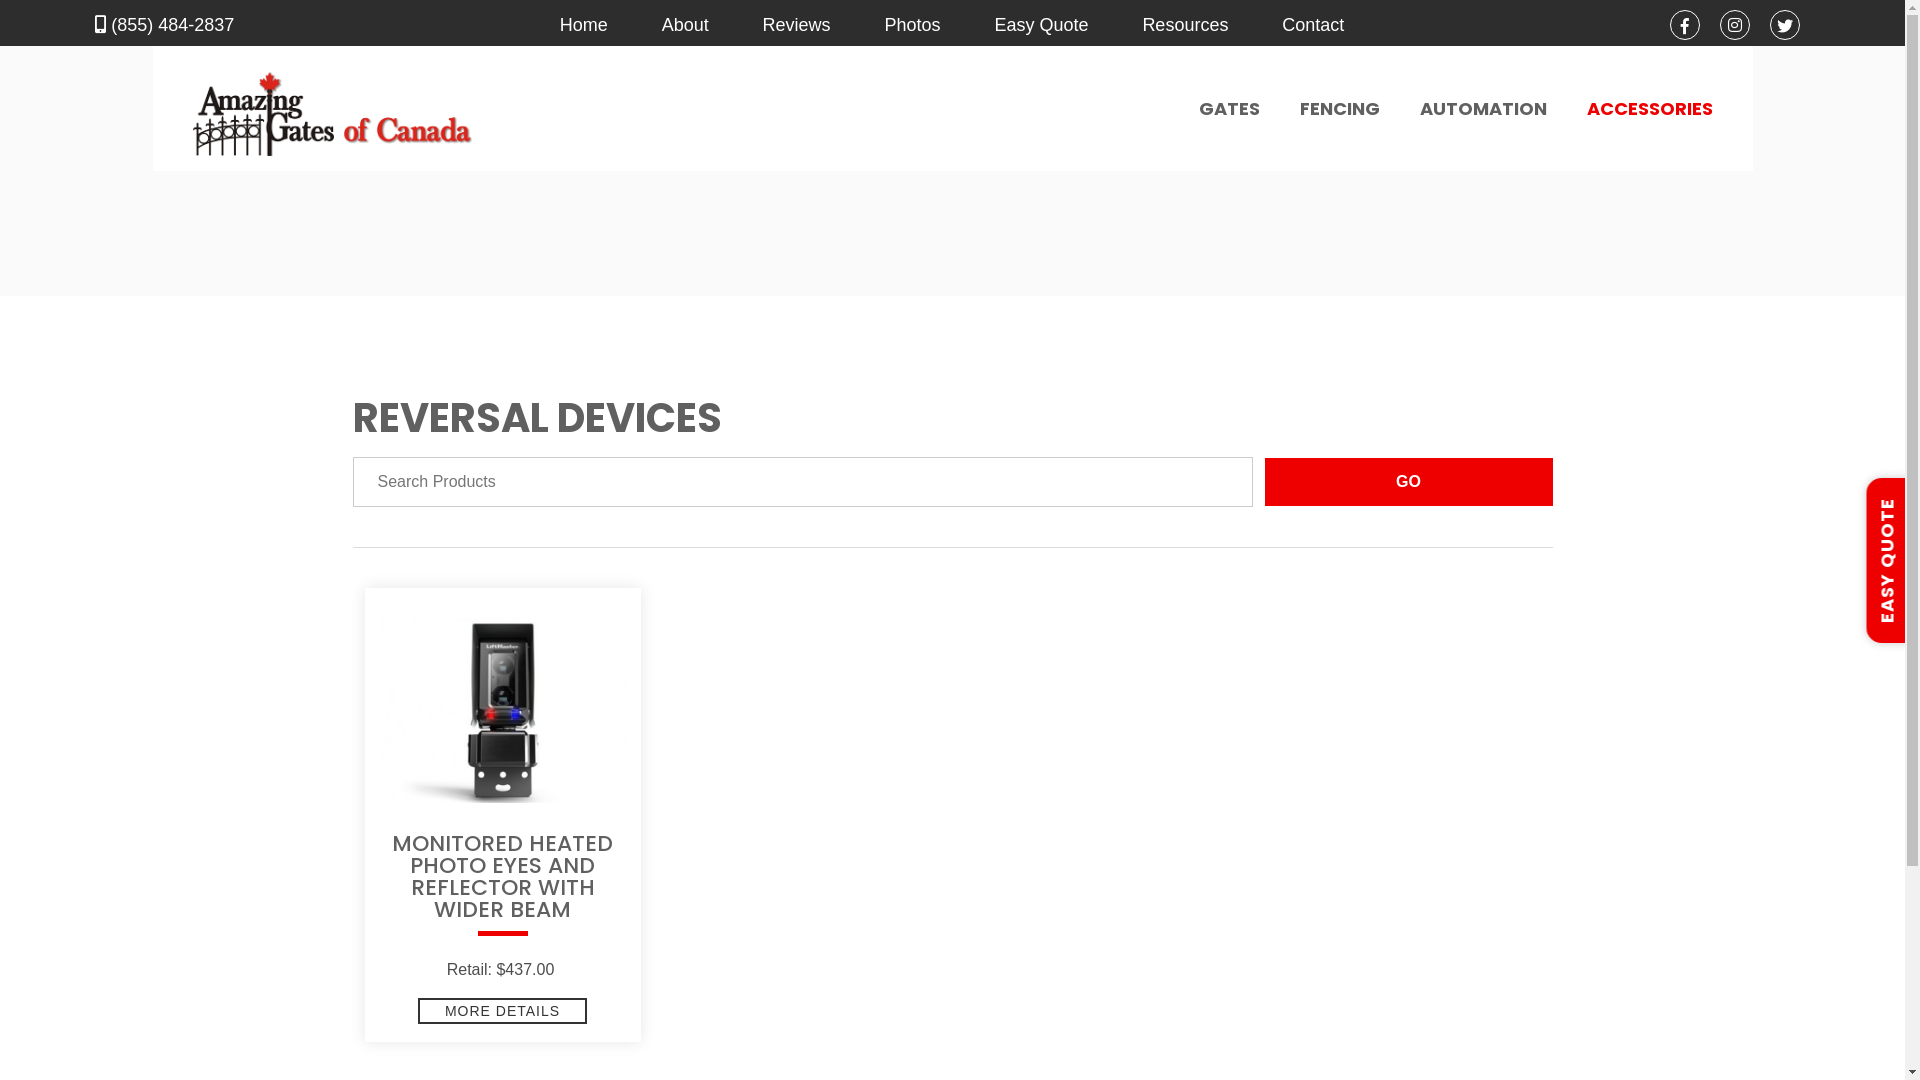 This screenshot has height=1080, width=1920. Describe the element at coordinates (685, 24) in the screenshot. I see `'About'` at that location.